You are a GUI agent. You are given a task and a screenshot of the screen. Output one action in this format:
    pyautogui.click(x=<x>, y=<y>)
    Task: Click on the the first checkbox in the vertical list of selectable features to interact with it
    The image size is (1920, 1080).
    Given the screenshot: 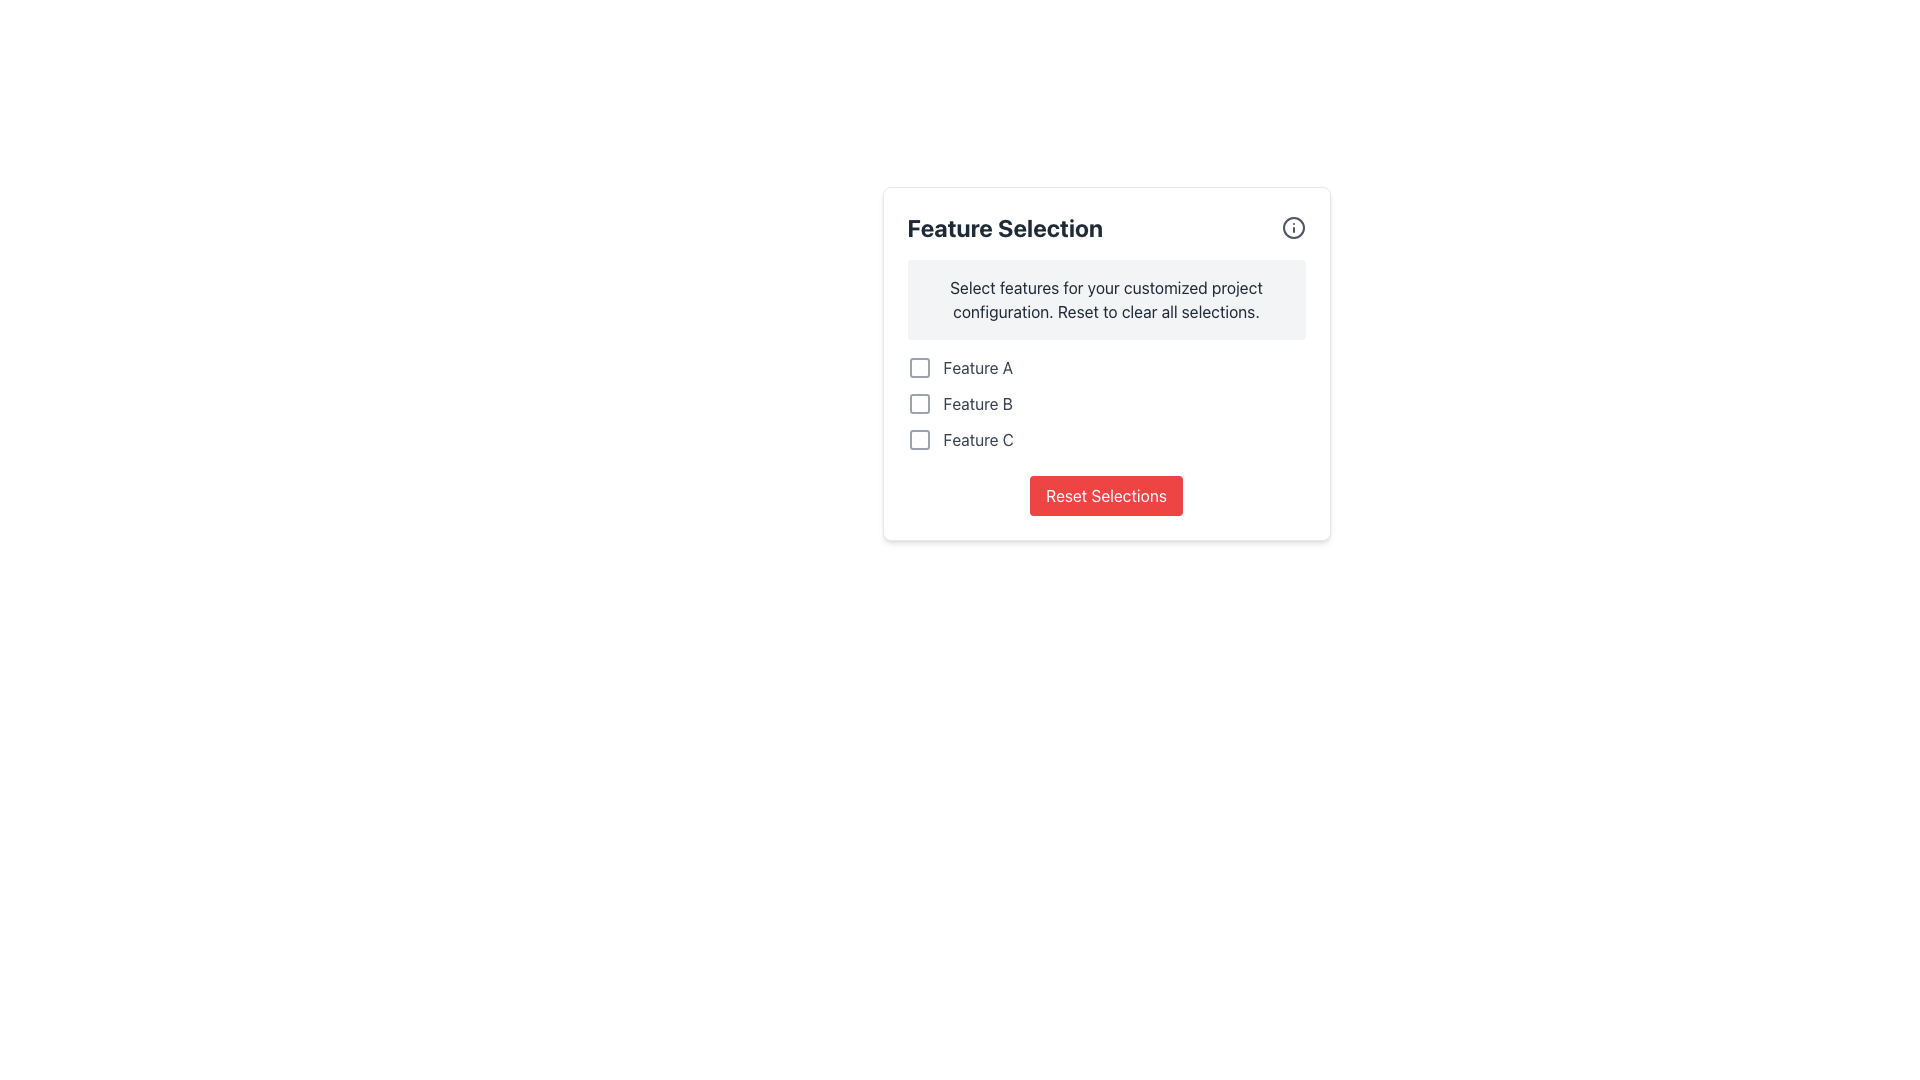 What is the action you would take?
    pyautogui.click(x=1105, y=367)
    